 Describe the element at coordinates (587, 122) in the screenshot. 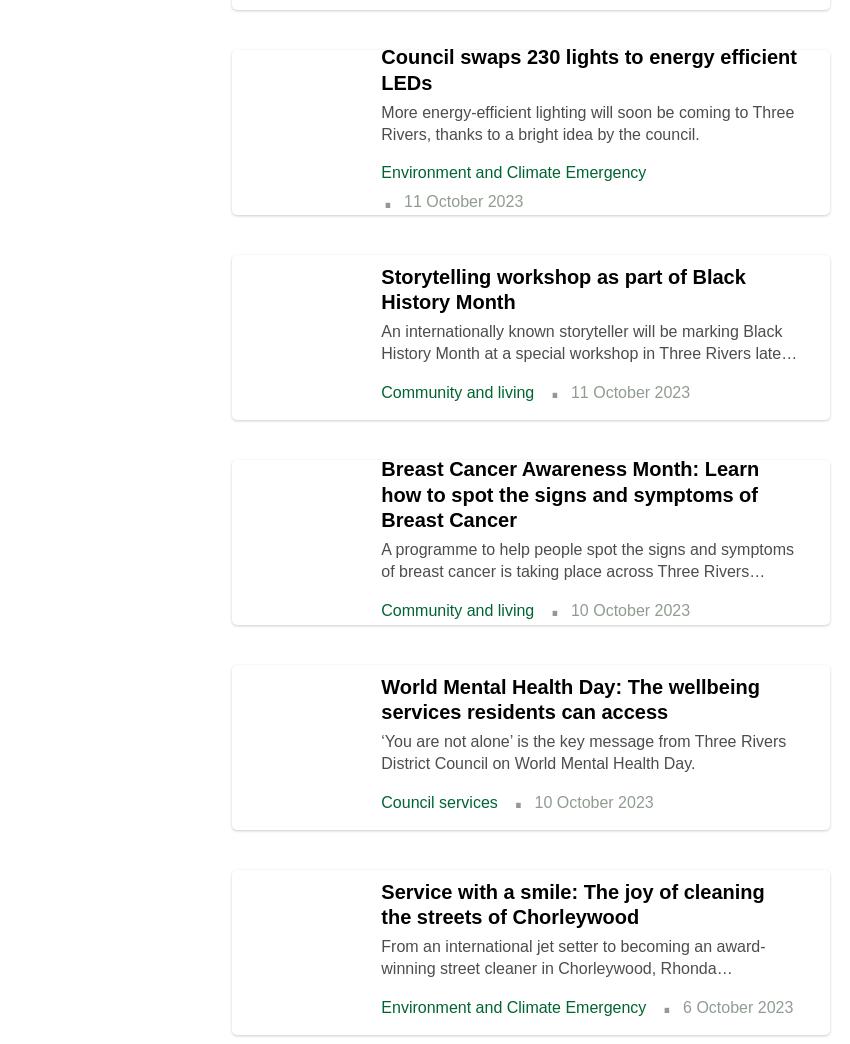

I see `'More energy-efficient lighting will soon be coming to Three Rivers, thanks to a bright idea by the council.'` at that location.